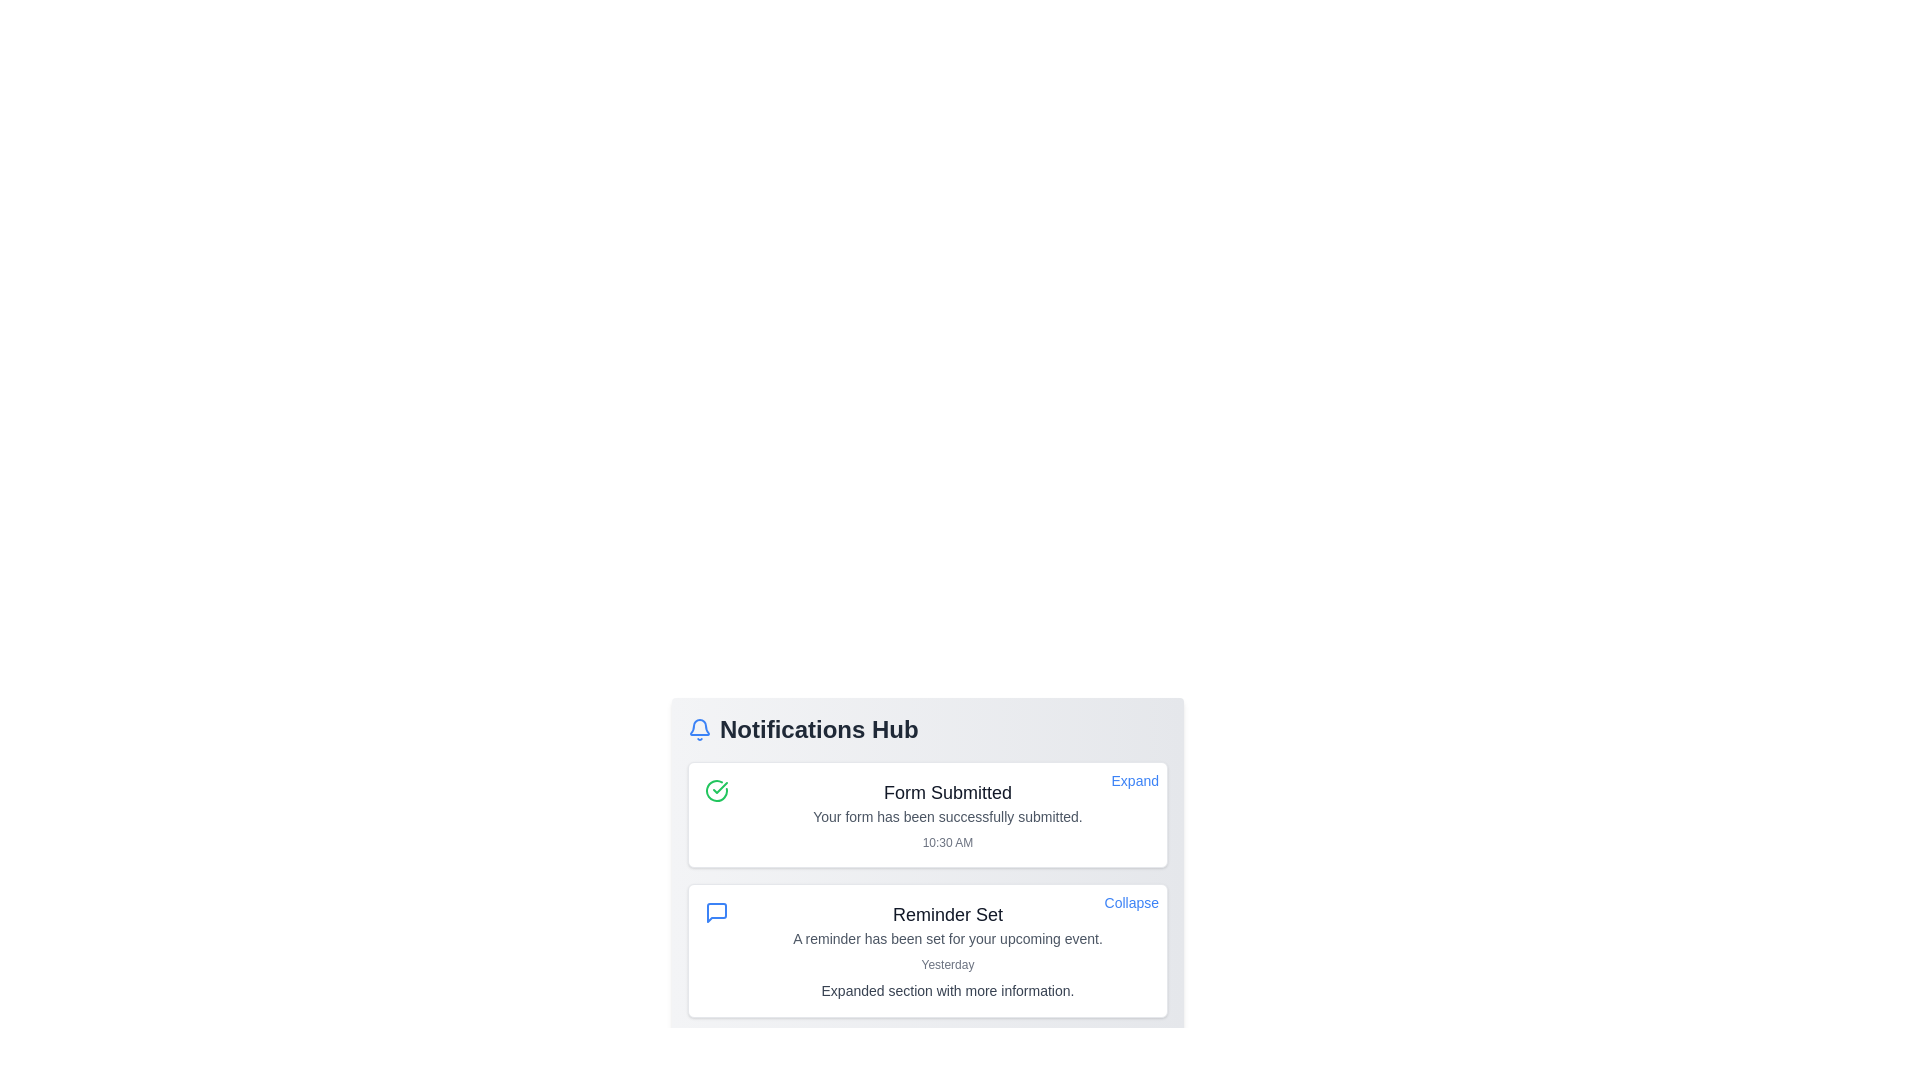  What do you see at coordinates (1131, 902) in the screenshot?
I see `the text link in the top-right corner of the 'Reminder Set' notification card to collapse its contents` at bounding box center [1131, 902].